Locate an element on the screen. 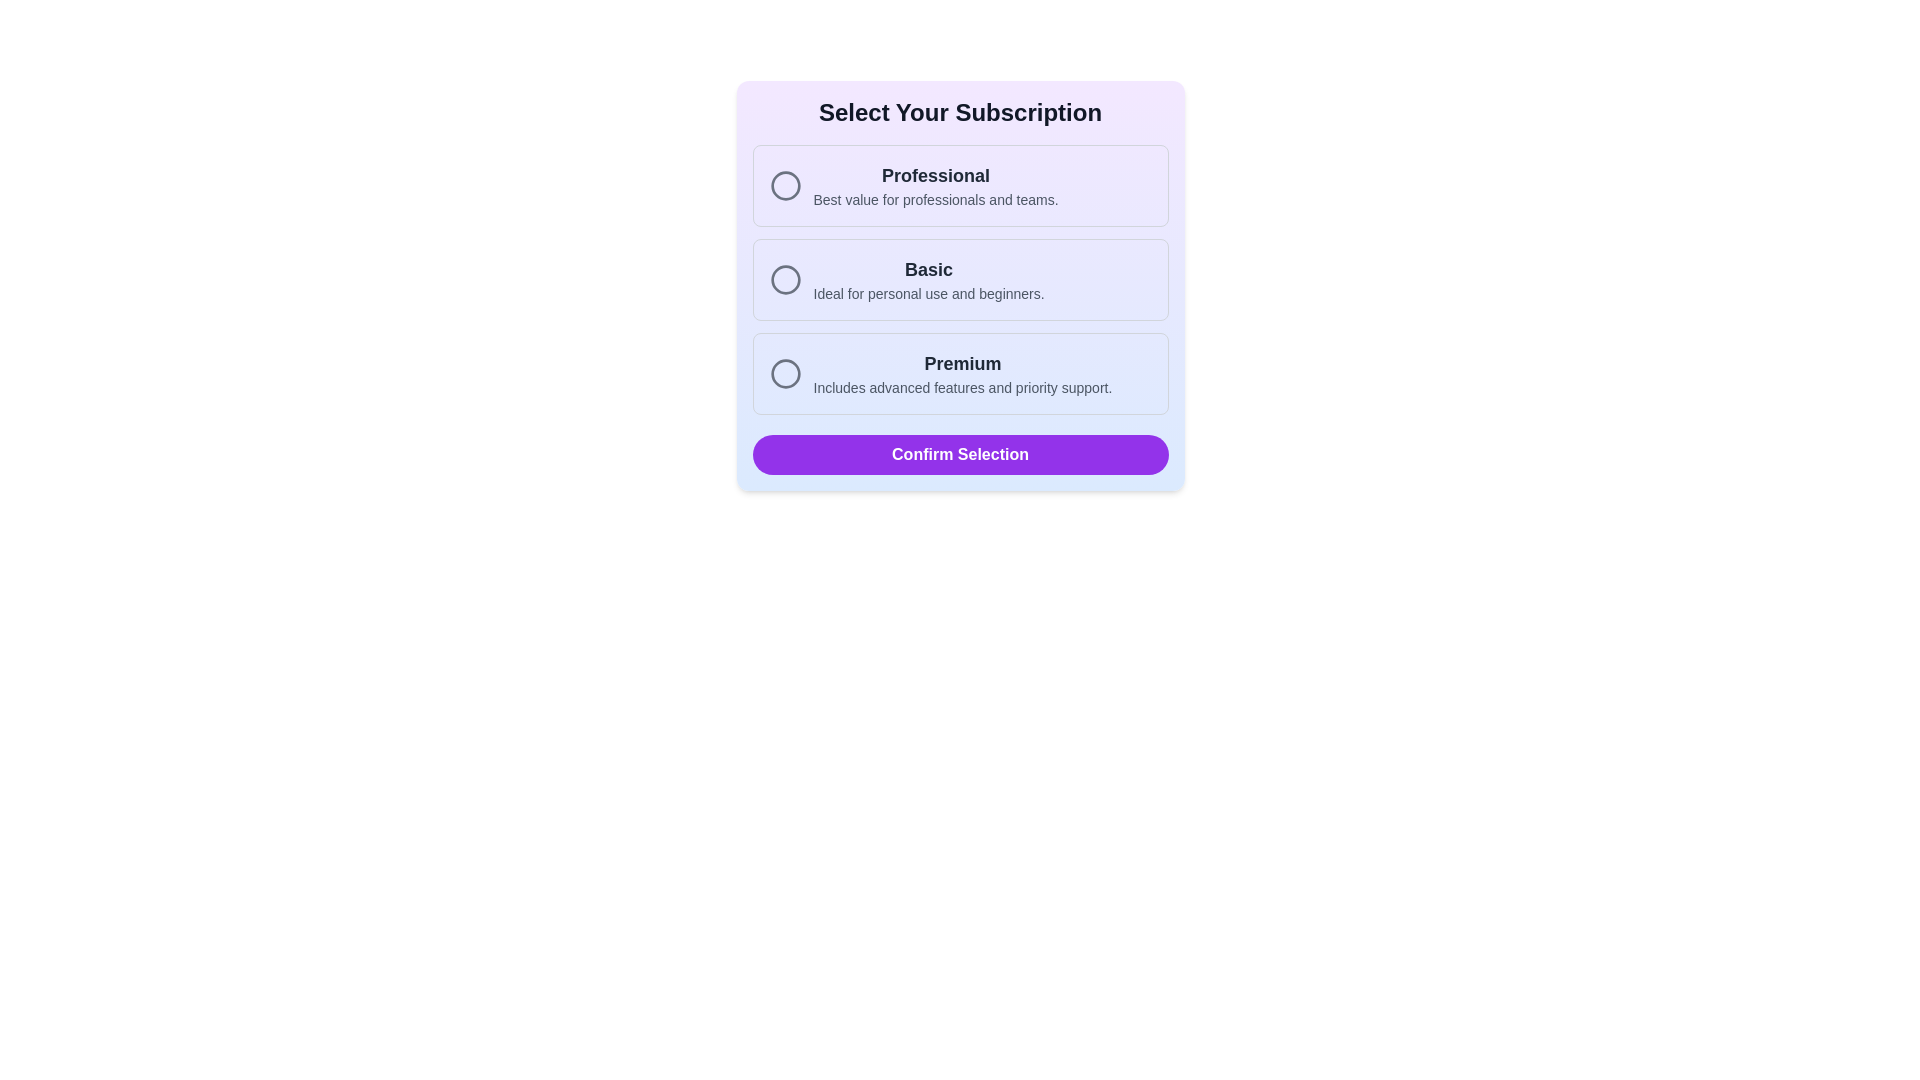  the 'Premium' text element which displays the title in bold black text and a subtitle in smaller gray text, located in the subscription selector interface is located at coordinates (962, 374).